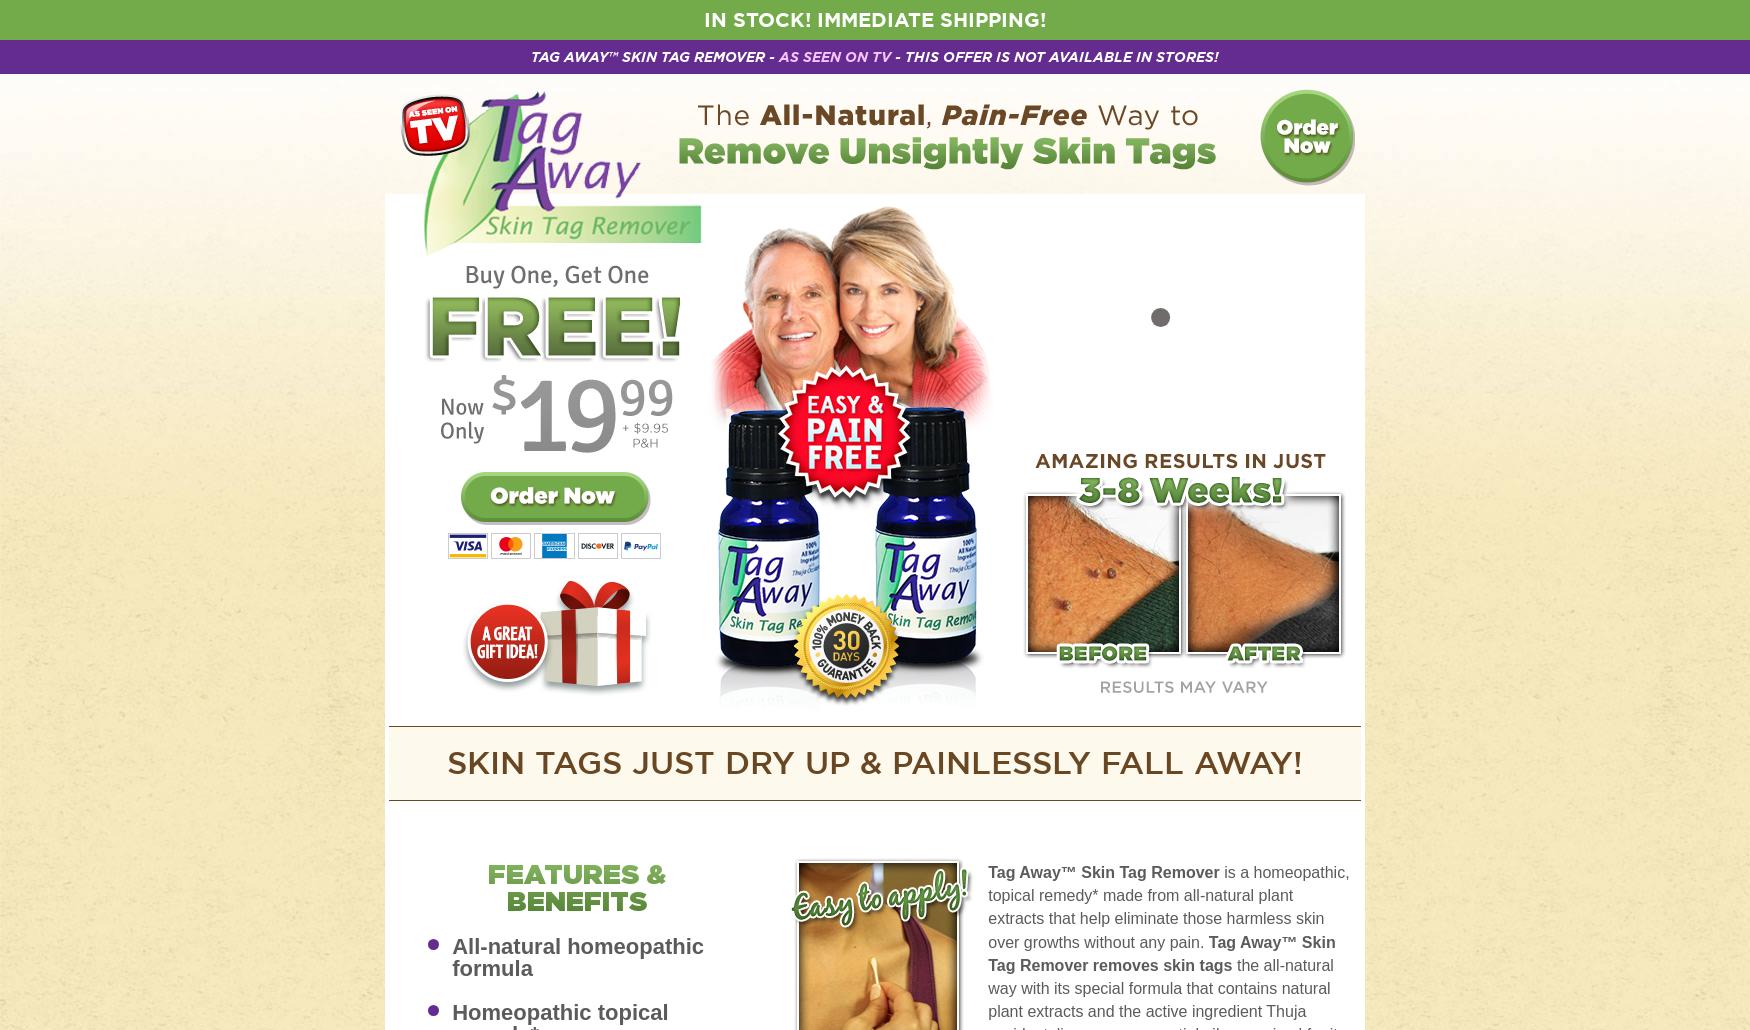 The width and height of the screenshot is (1750, 1030). What do you see at coordinates (889, 56) in the screenshot?
I see `'- This Offer Is Not Available In Stores!'` at bounding box center [889, 56].